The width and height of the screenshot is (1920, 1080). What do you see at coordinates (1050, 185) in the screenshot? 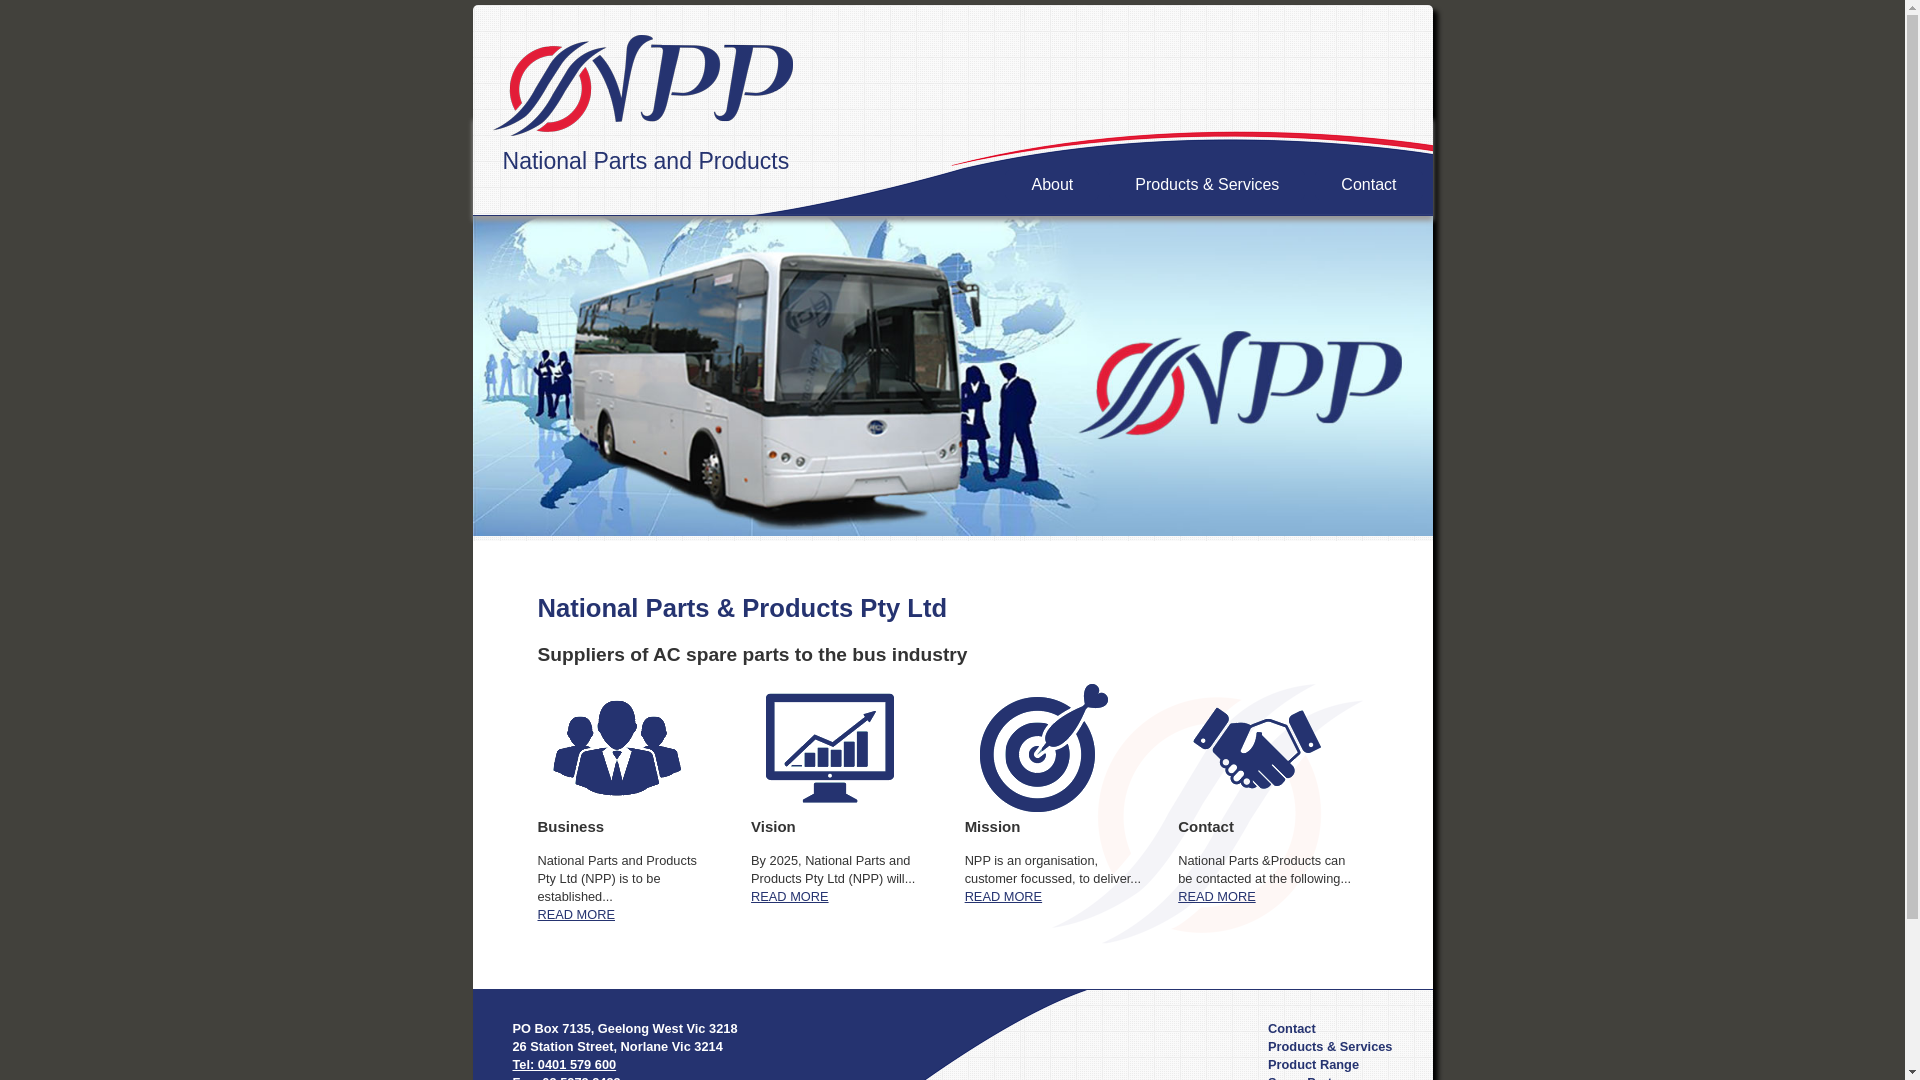
I see `'About'` at bounding box center [1050, 185].